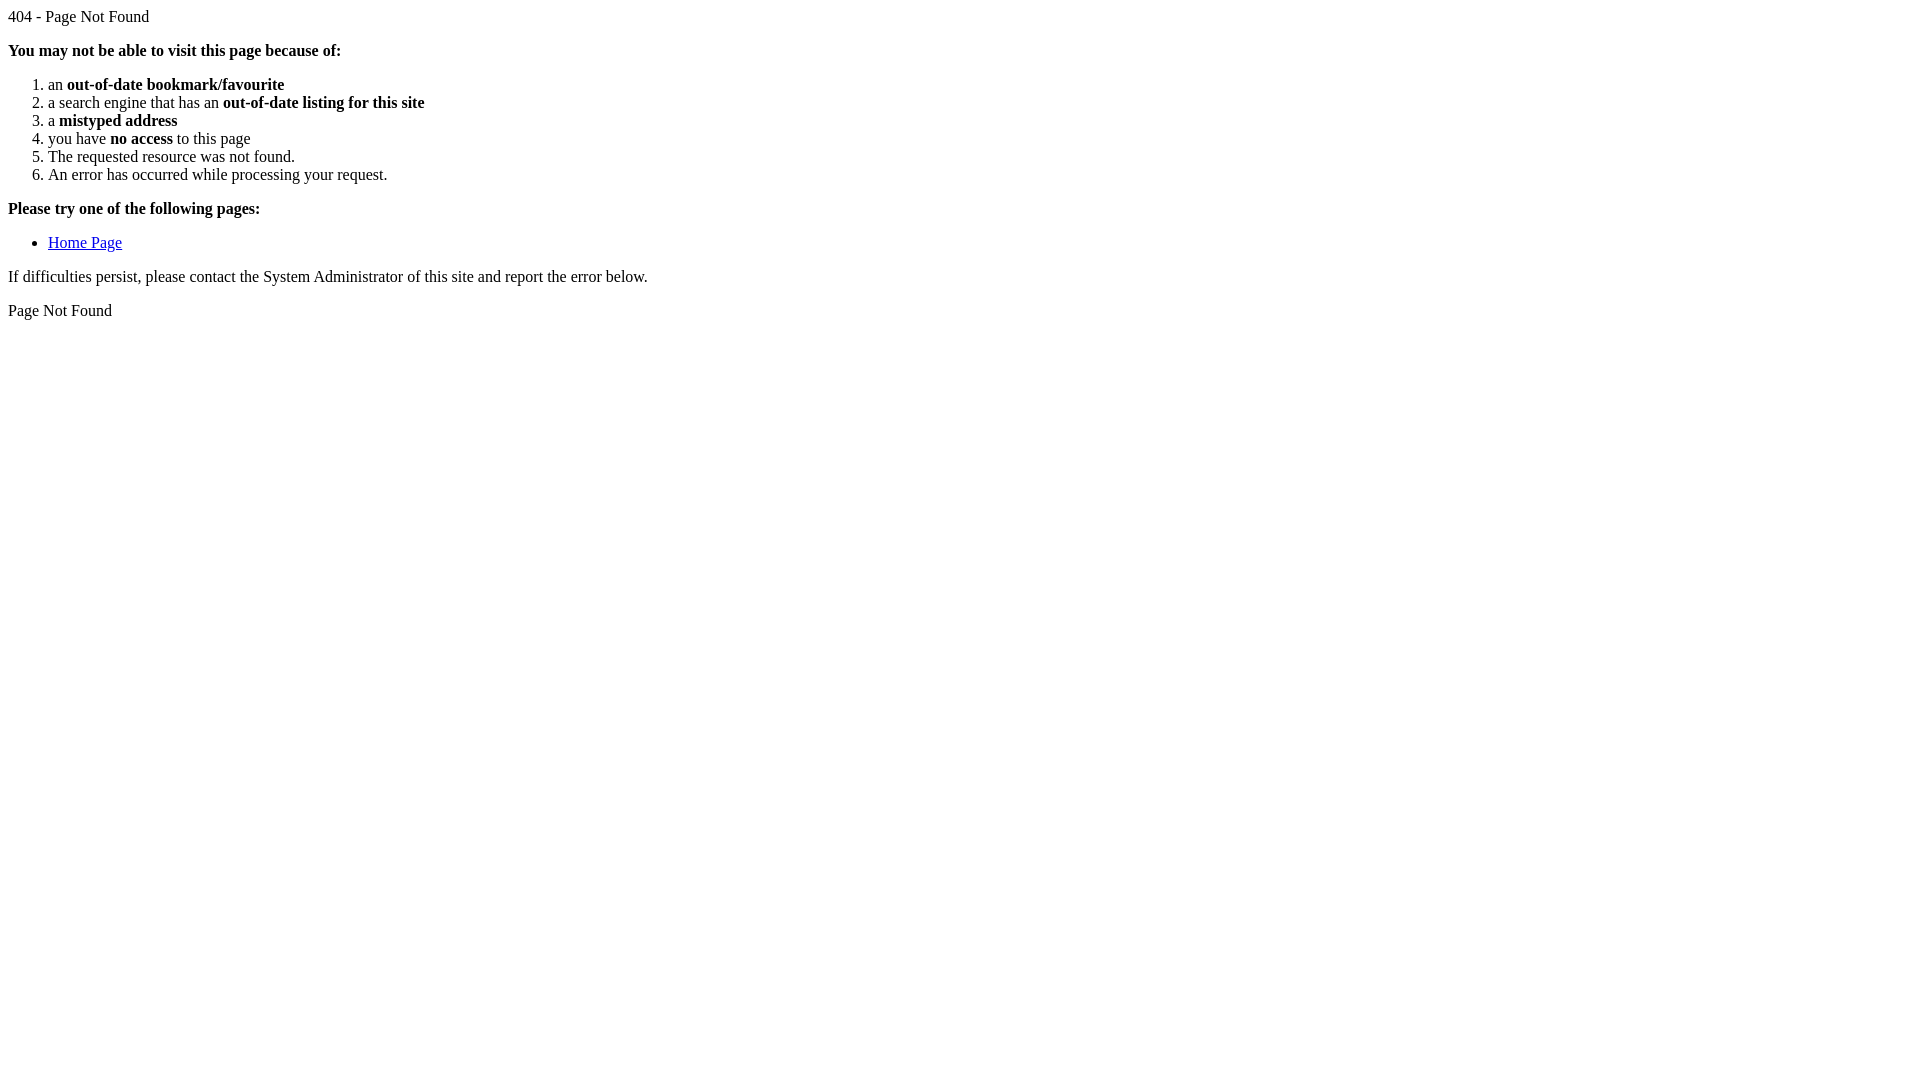  What do you see at coordinates (84, 241) in the screenshot?
I see `'Home Page'` at bounding box center [84, 241].